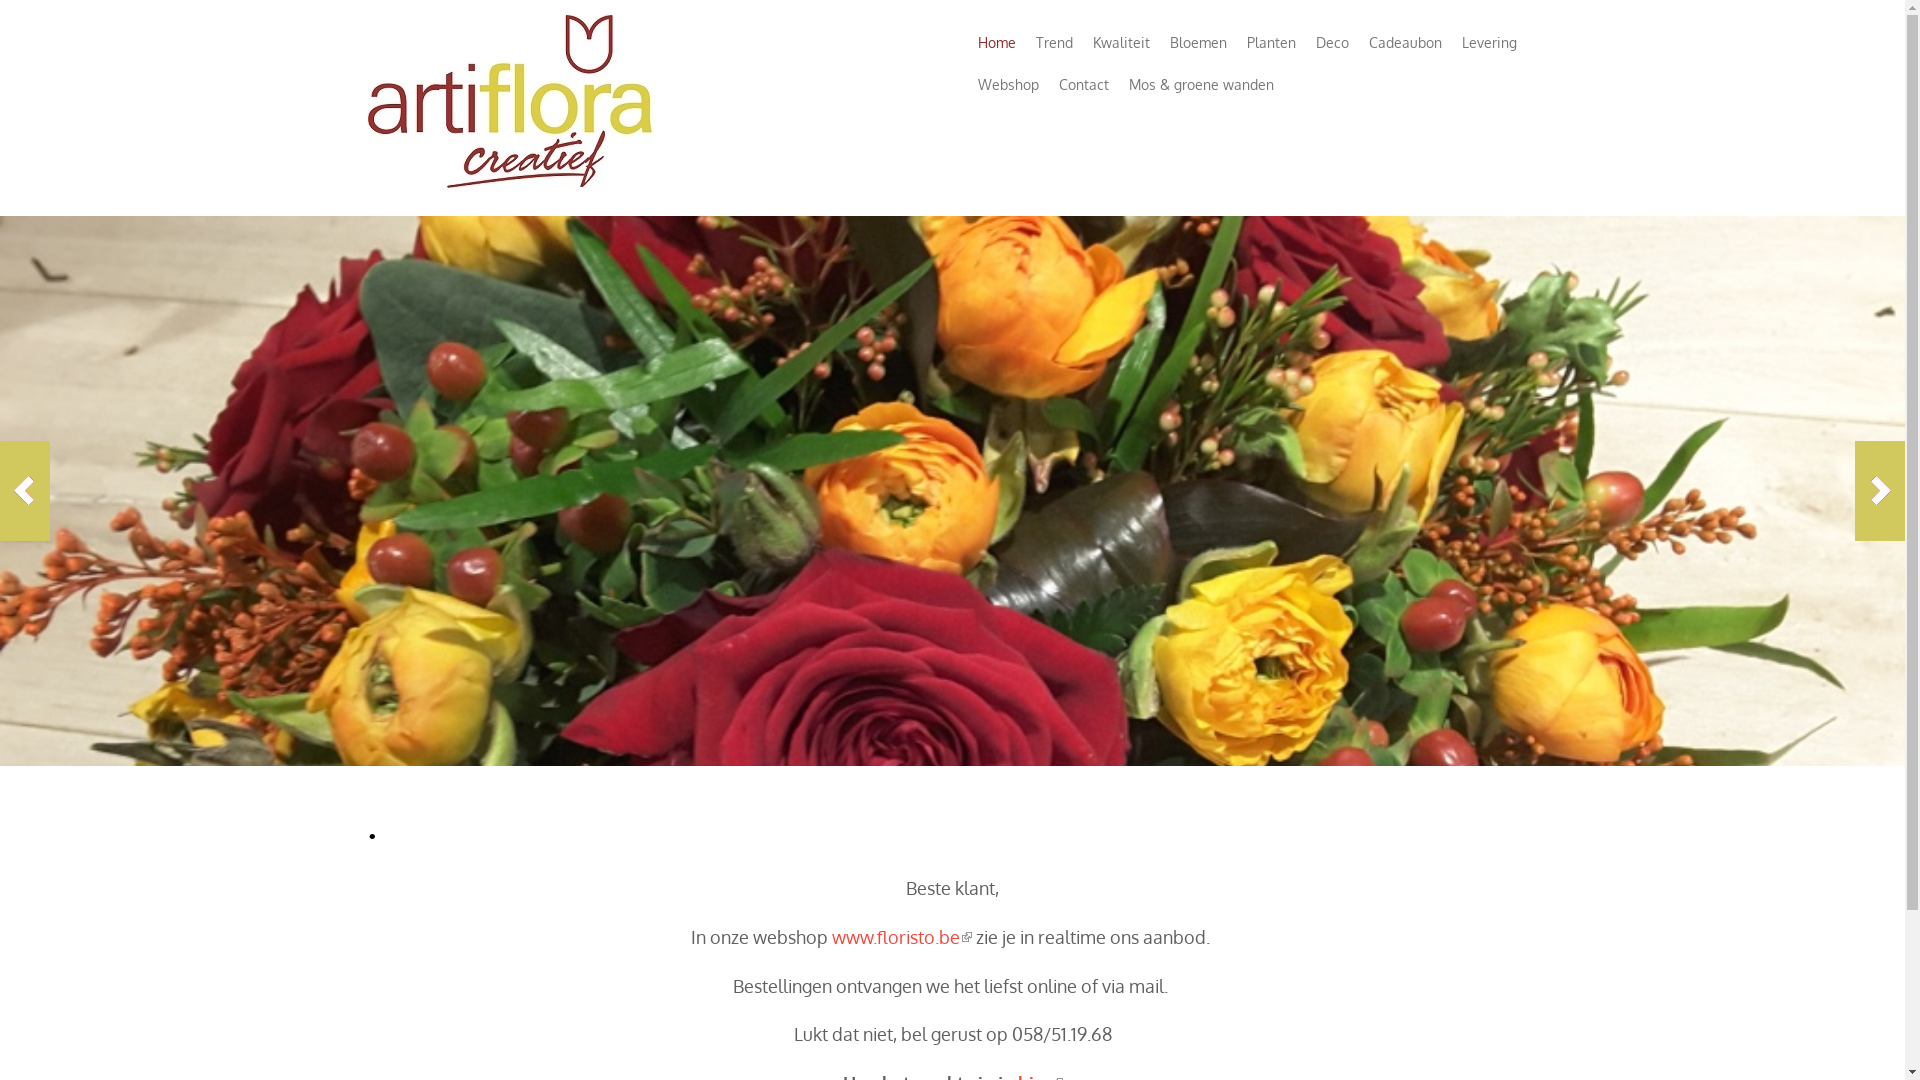 The image size is (1920, 1080). Describe the element at coordinates (1332, 42) in the screenshot. I see `'Deco'` at that location.